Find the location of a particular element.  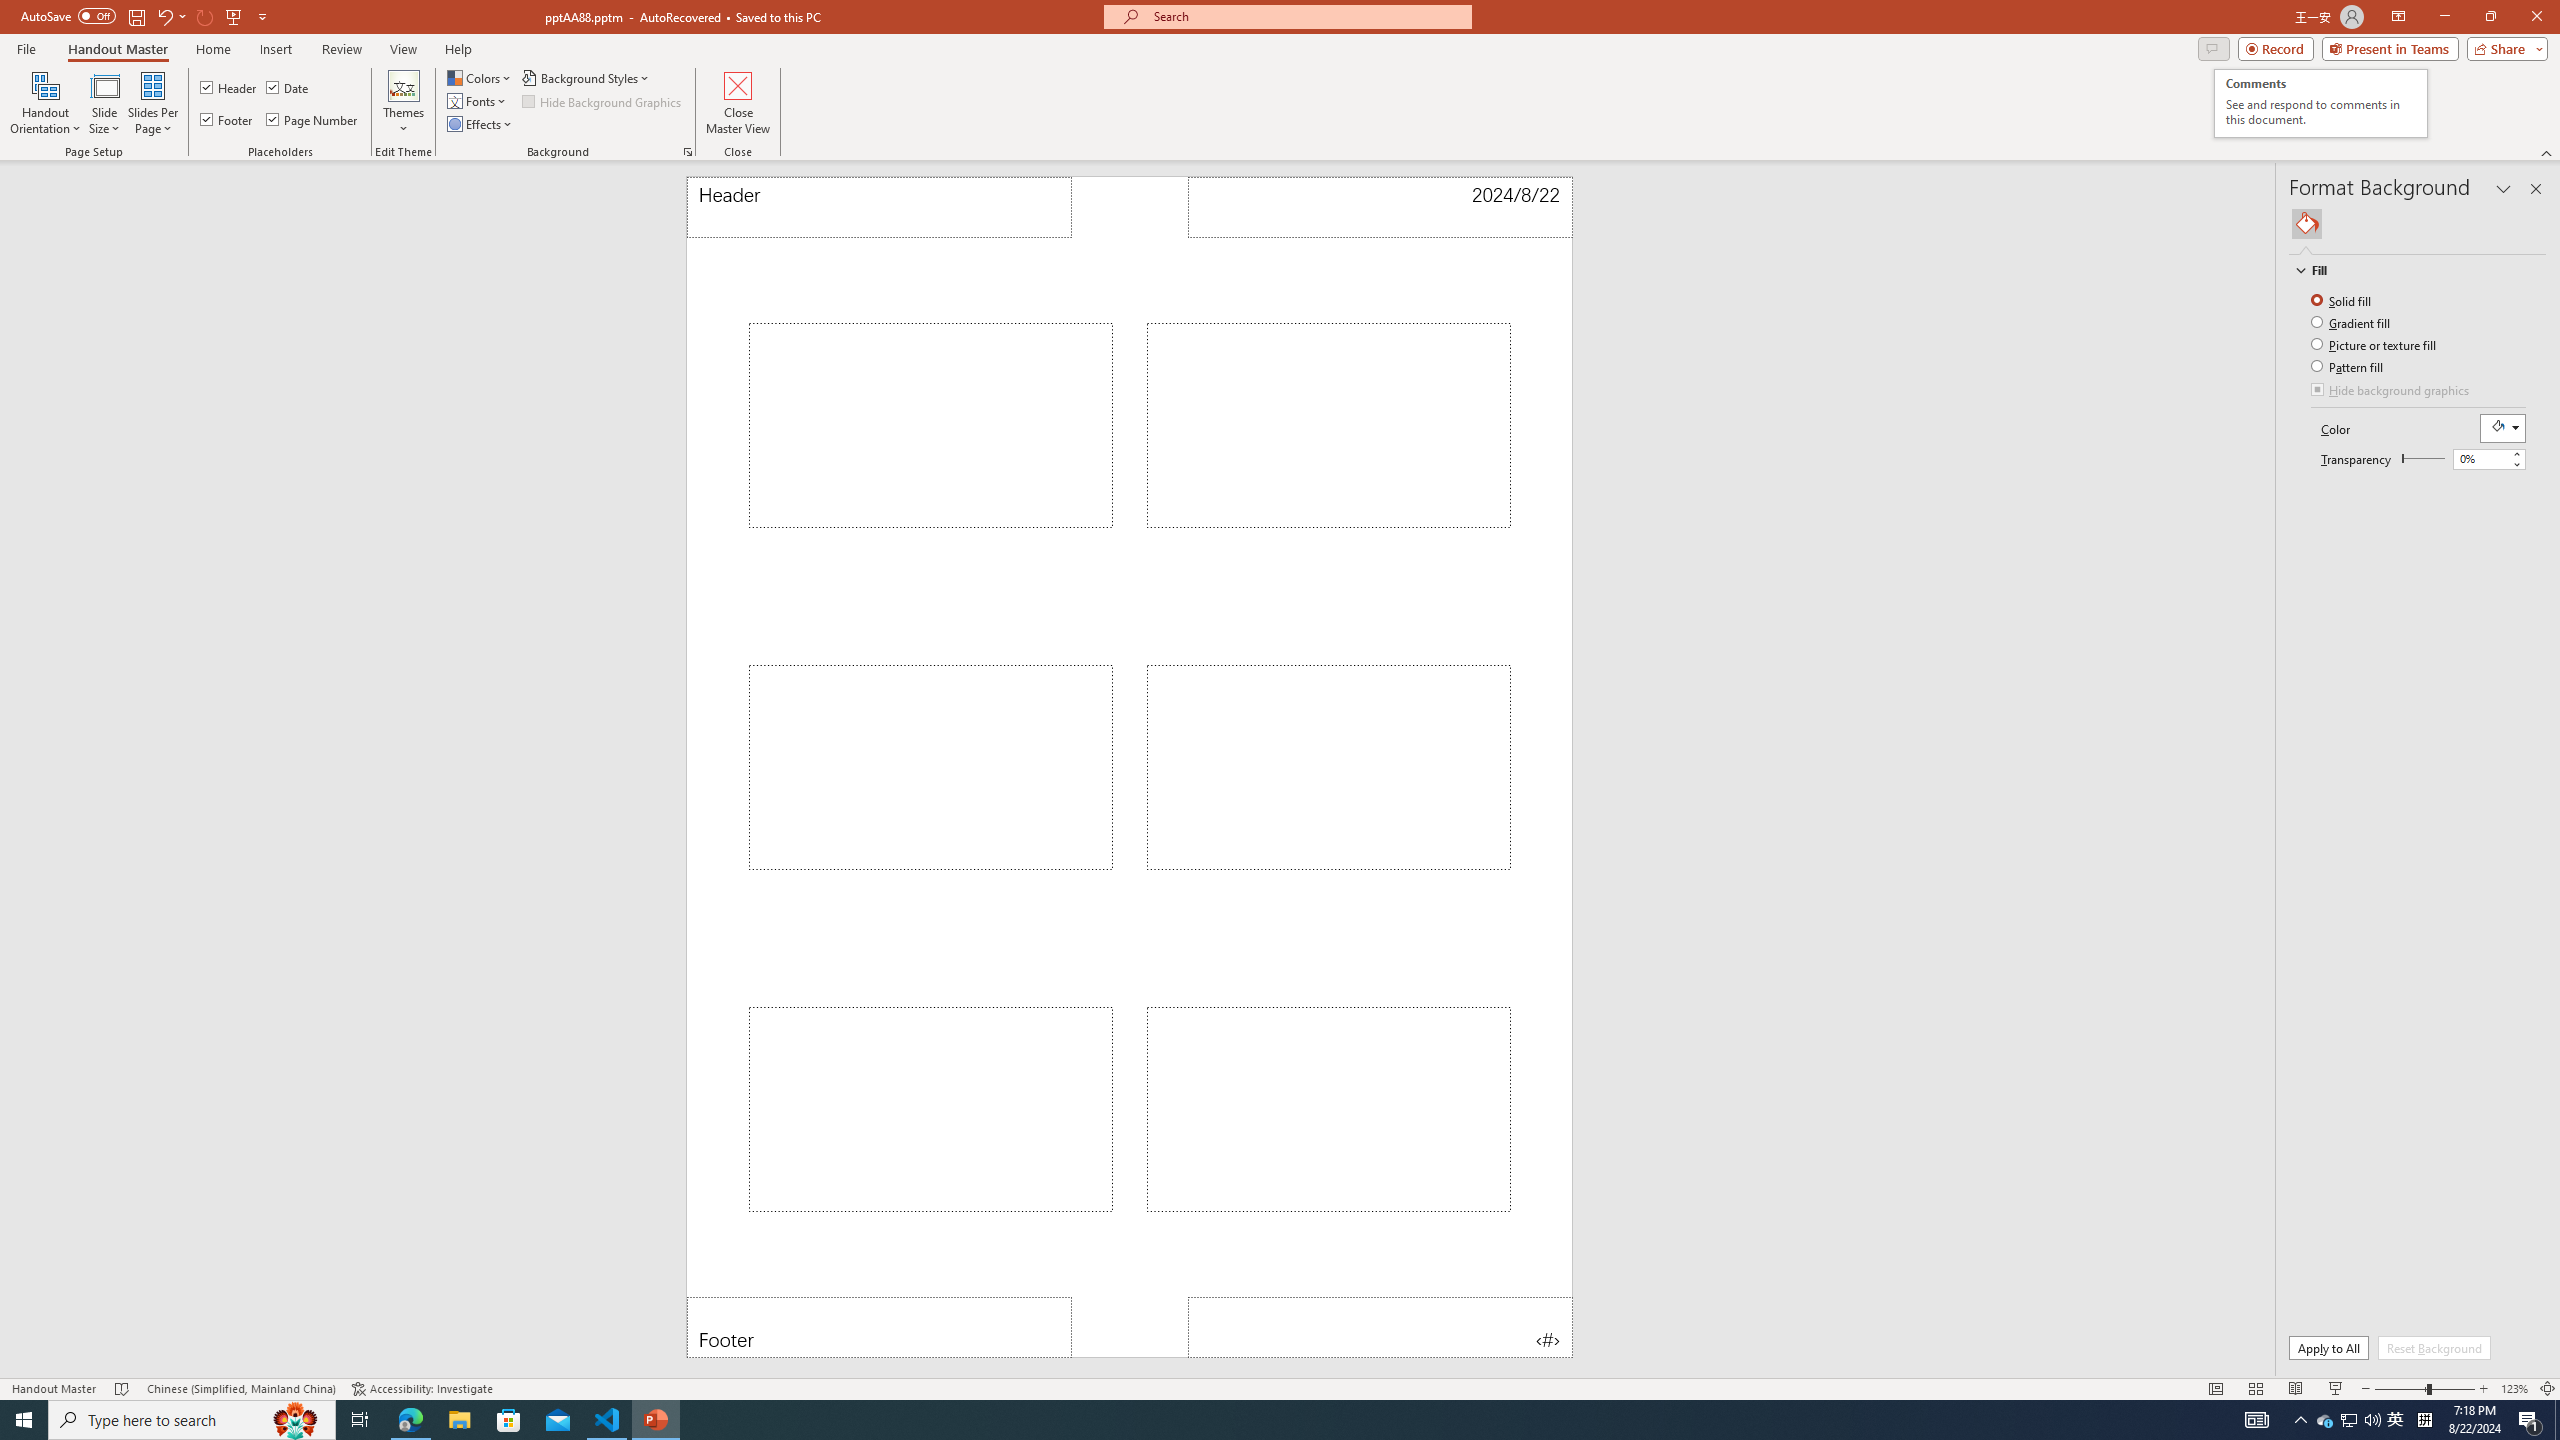

'Fill Color RGB(255, 255, 255)' is located at coordinates (2502, 428).